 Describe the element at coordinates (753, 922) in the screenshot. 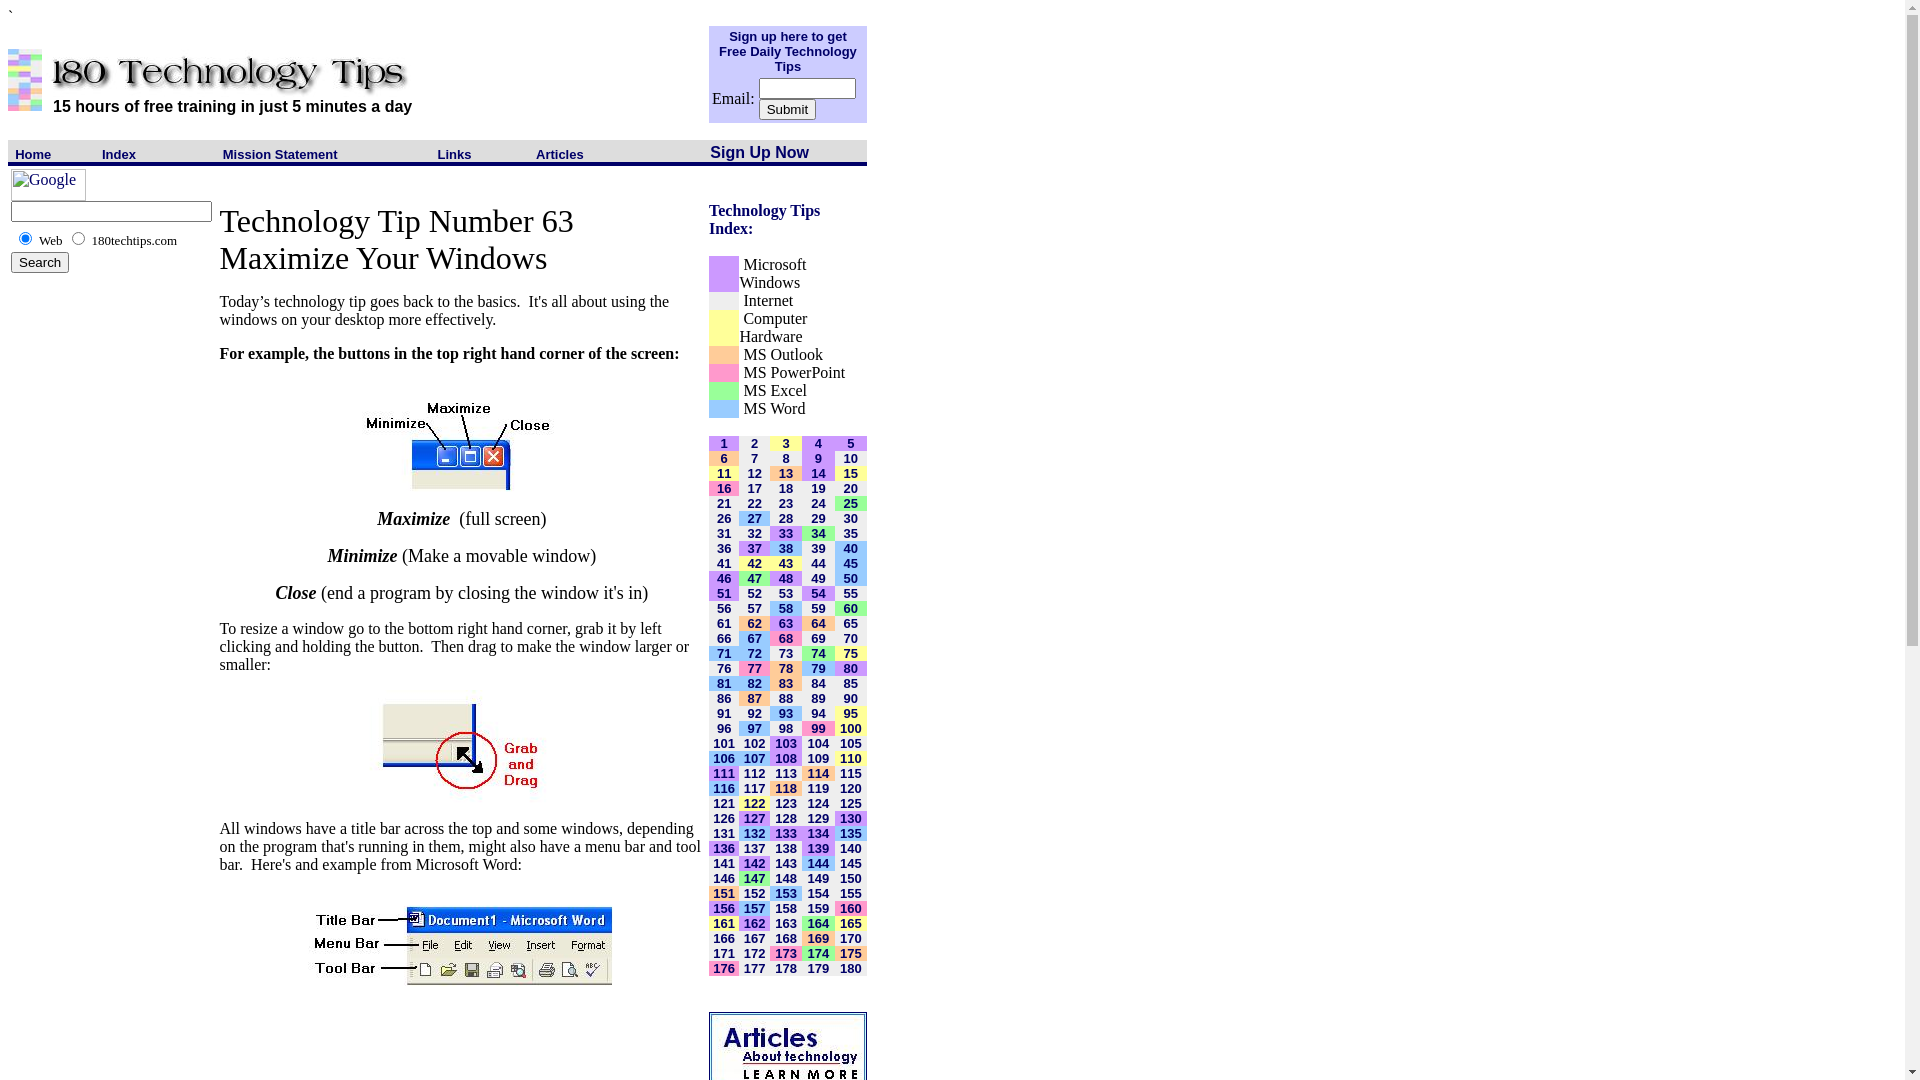

I see `'162'` at that location.